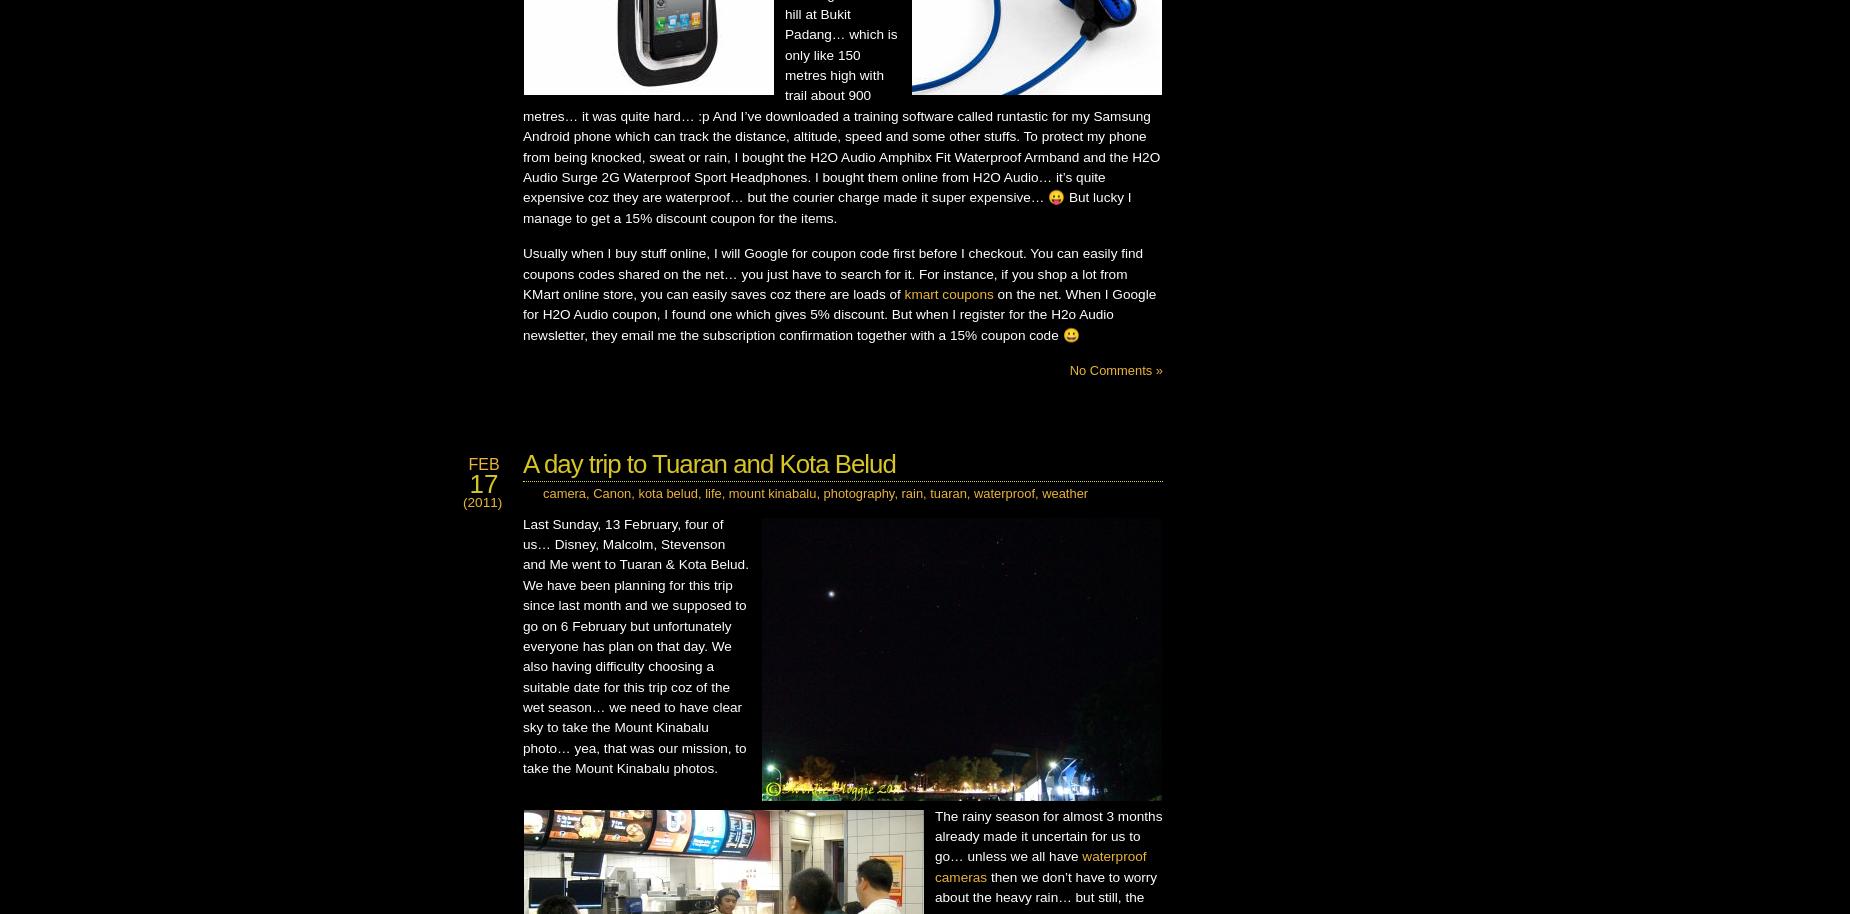 Image resolution: width=1850 pixels, height=914 pixels. What do you see at coordinates (1003, 493) in the screenshot?
I see `'waterproof'` at bounding box center [1003, 493].